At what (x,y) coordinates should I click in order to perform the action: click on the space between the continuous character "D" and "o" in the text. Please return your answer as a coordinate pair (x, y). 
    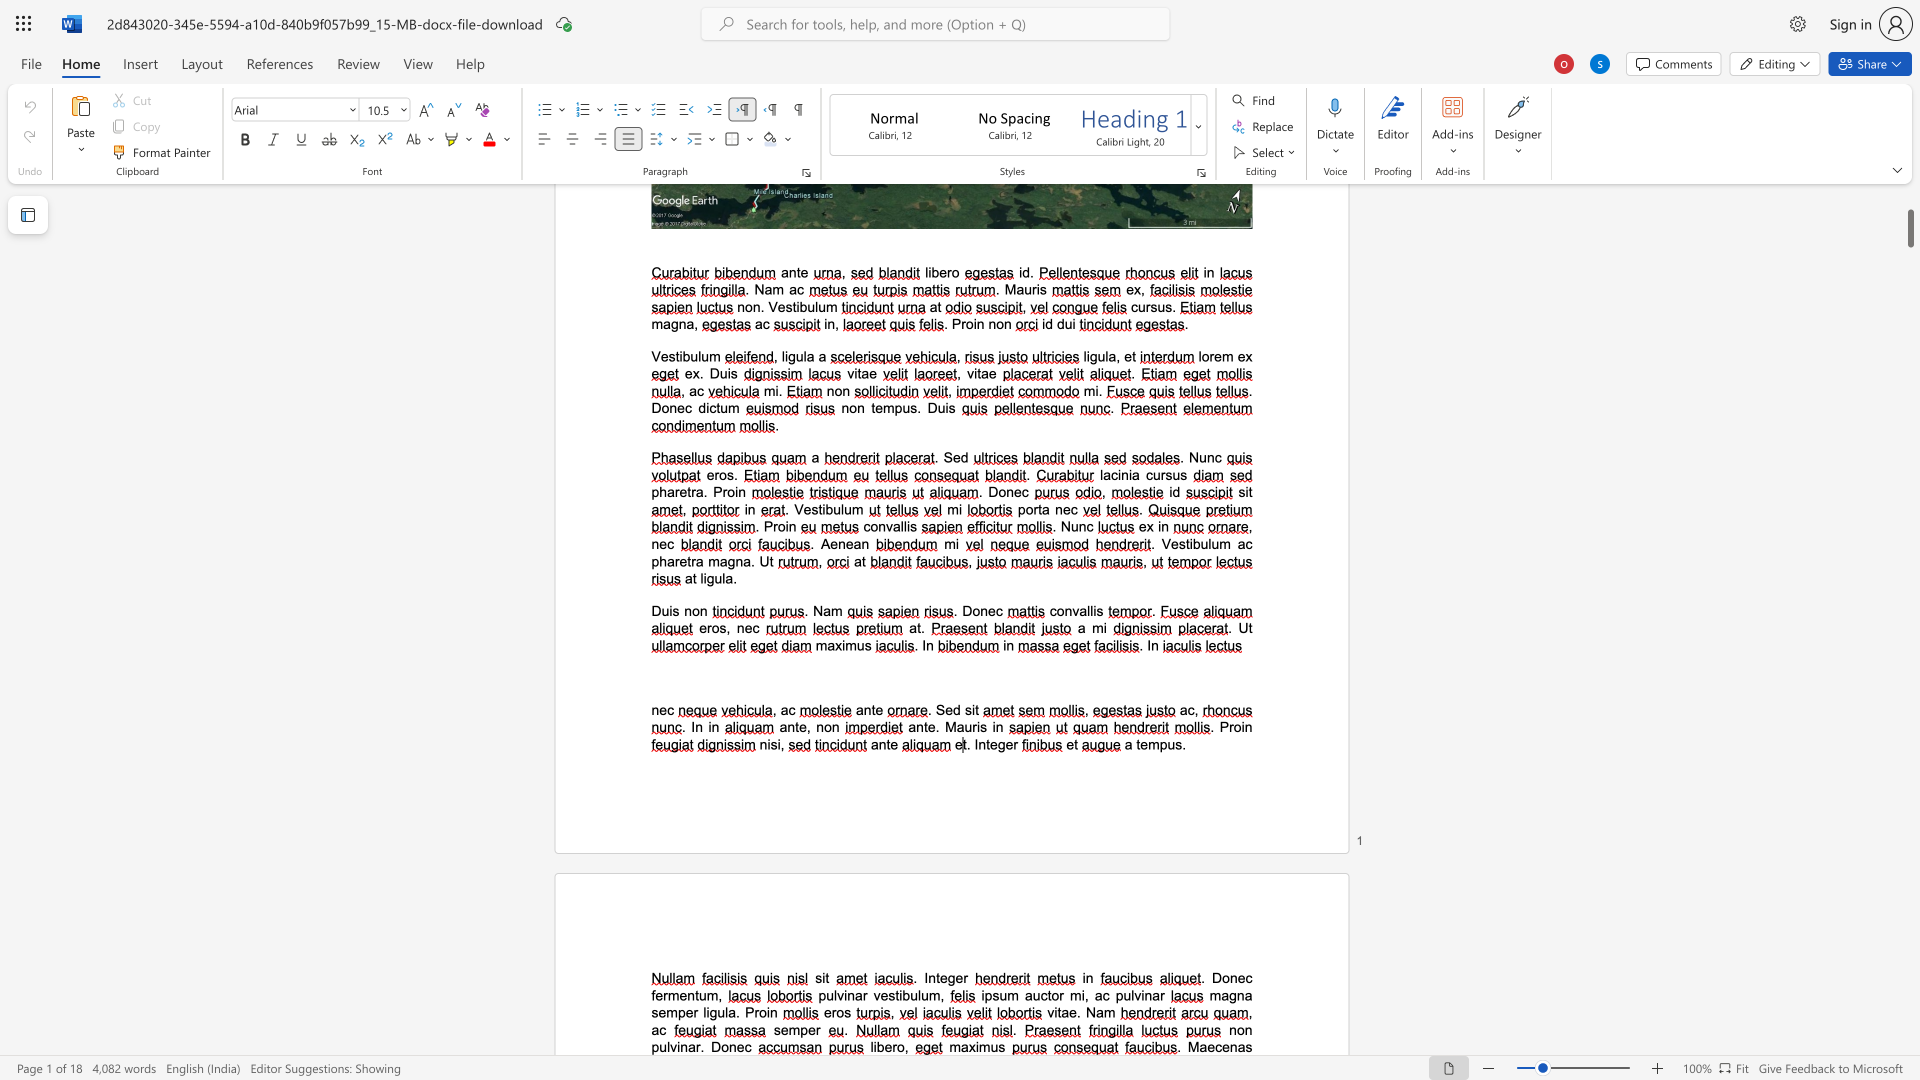
    Looking at the image, I should click on (720, 1046).